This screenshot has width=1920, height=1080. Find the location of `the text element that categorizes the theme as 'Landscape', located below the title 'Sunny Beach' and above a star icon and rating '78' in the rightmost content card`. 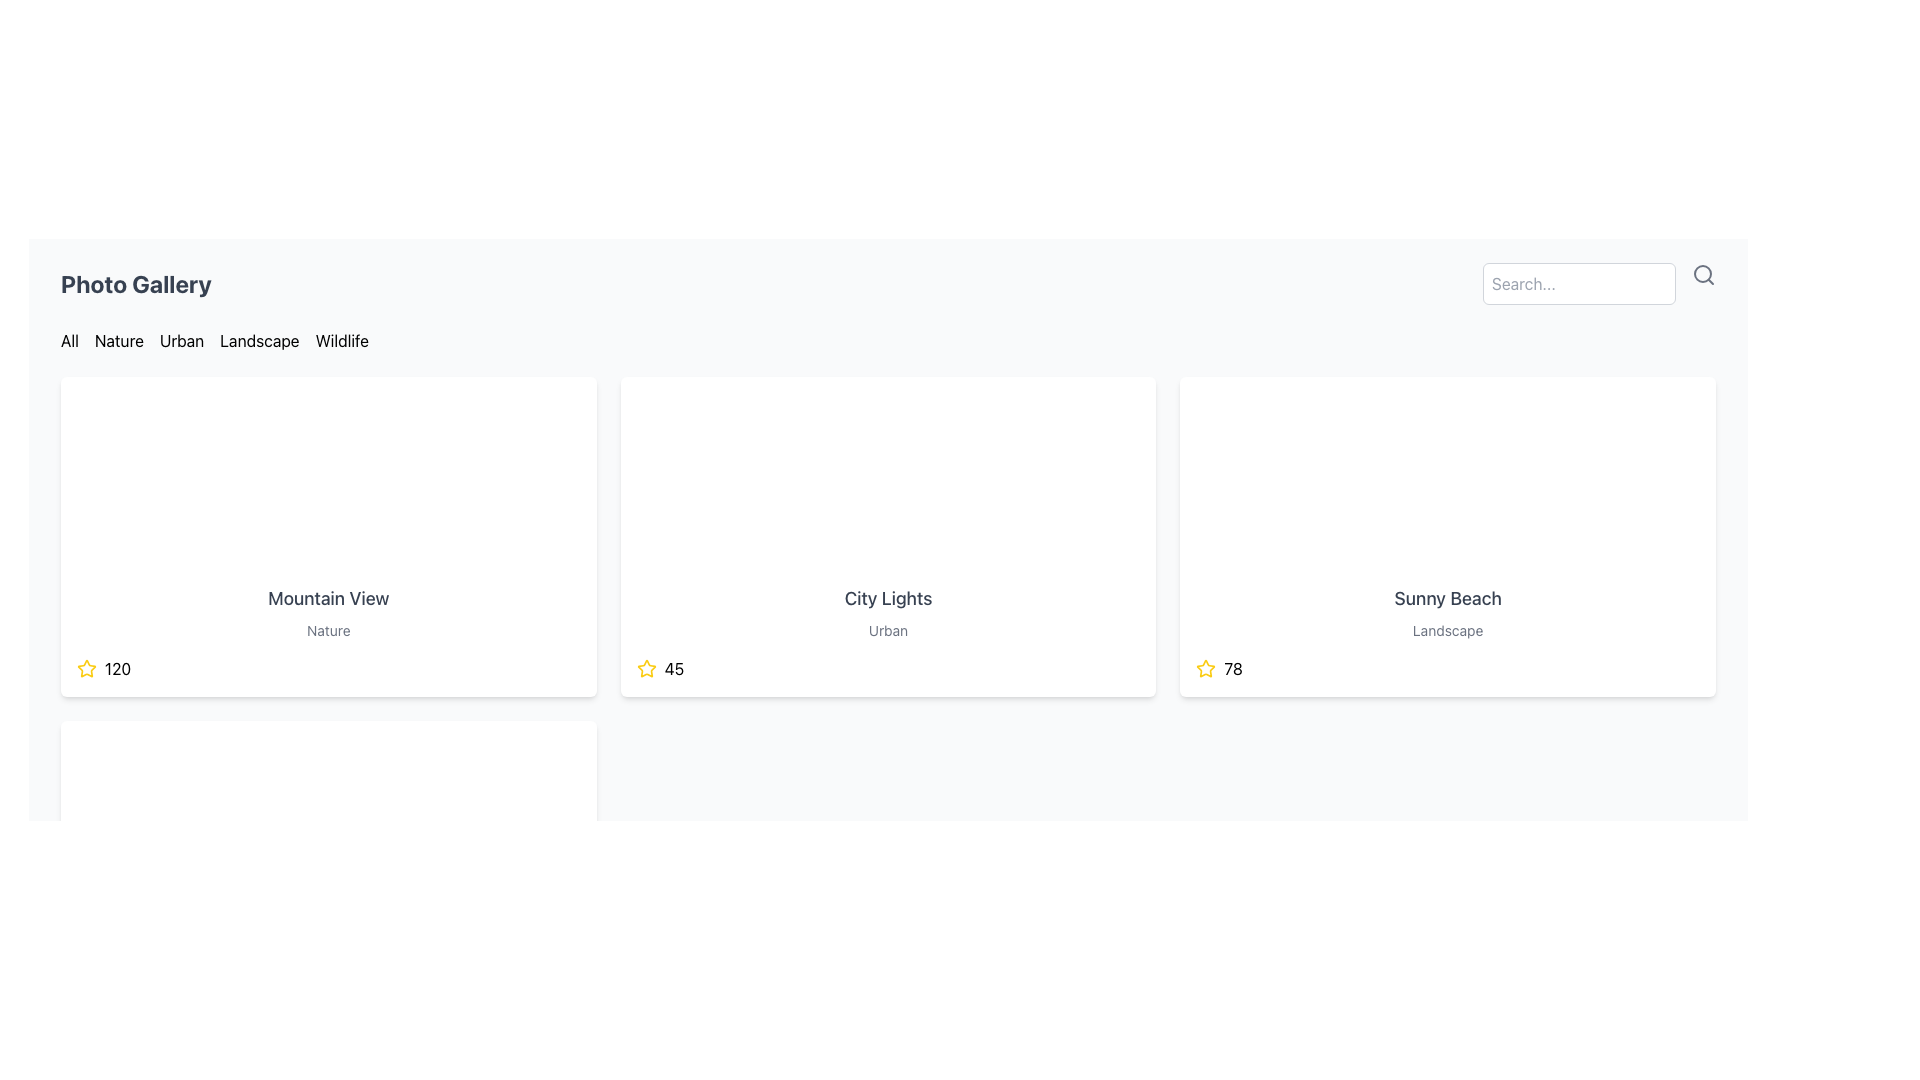

the text element that categorizes the theme as 'Landscape', located below the title 'Sunny Beach' and above a star icon and rating '78' in the rightmost content card is located at coordinates (1448, 631).